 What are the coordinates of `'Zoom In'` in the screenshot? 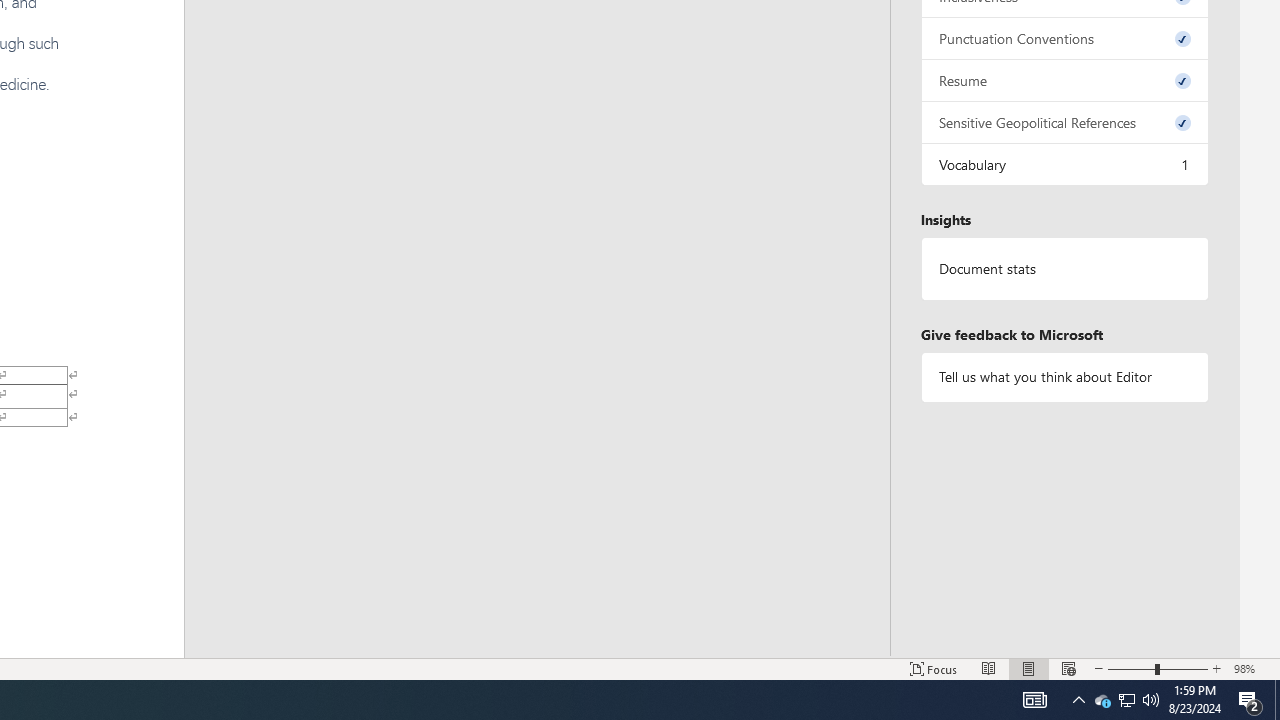 It's located at (1216, 669).